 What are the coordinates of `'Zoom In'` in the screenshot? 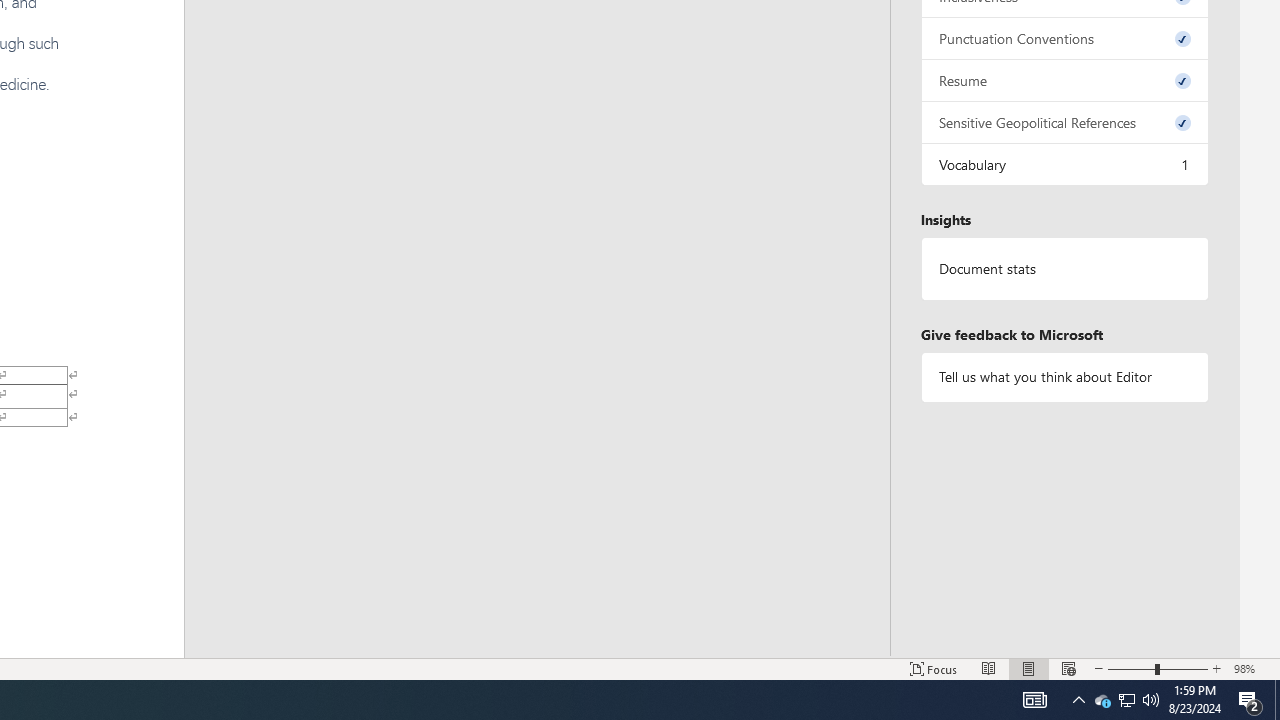 It's located at (1216, 669).